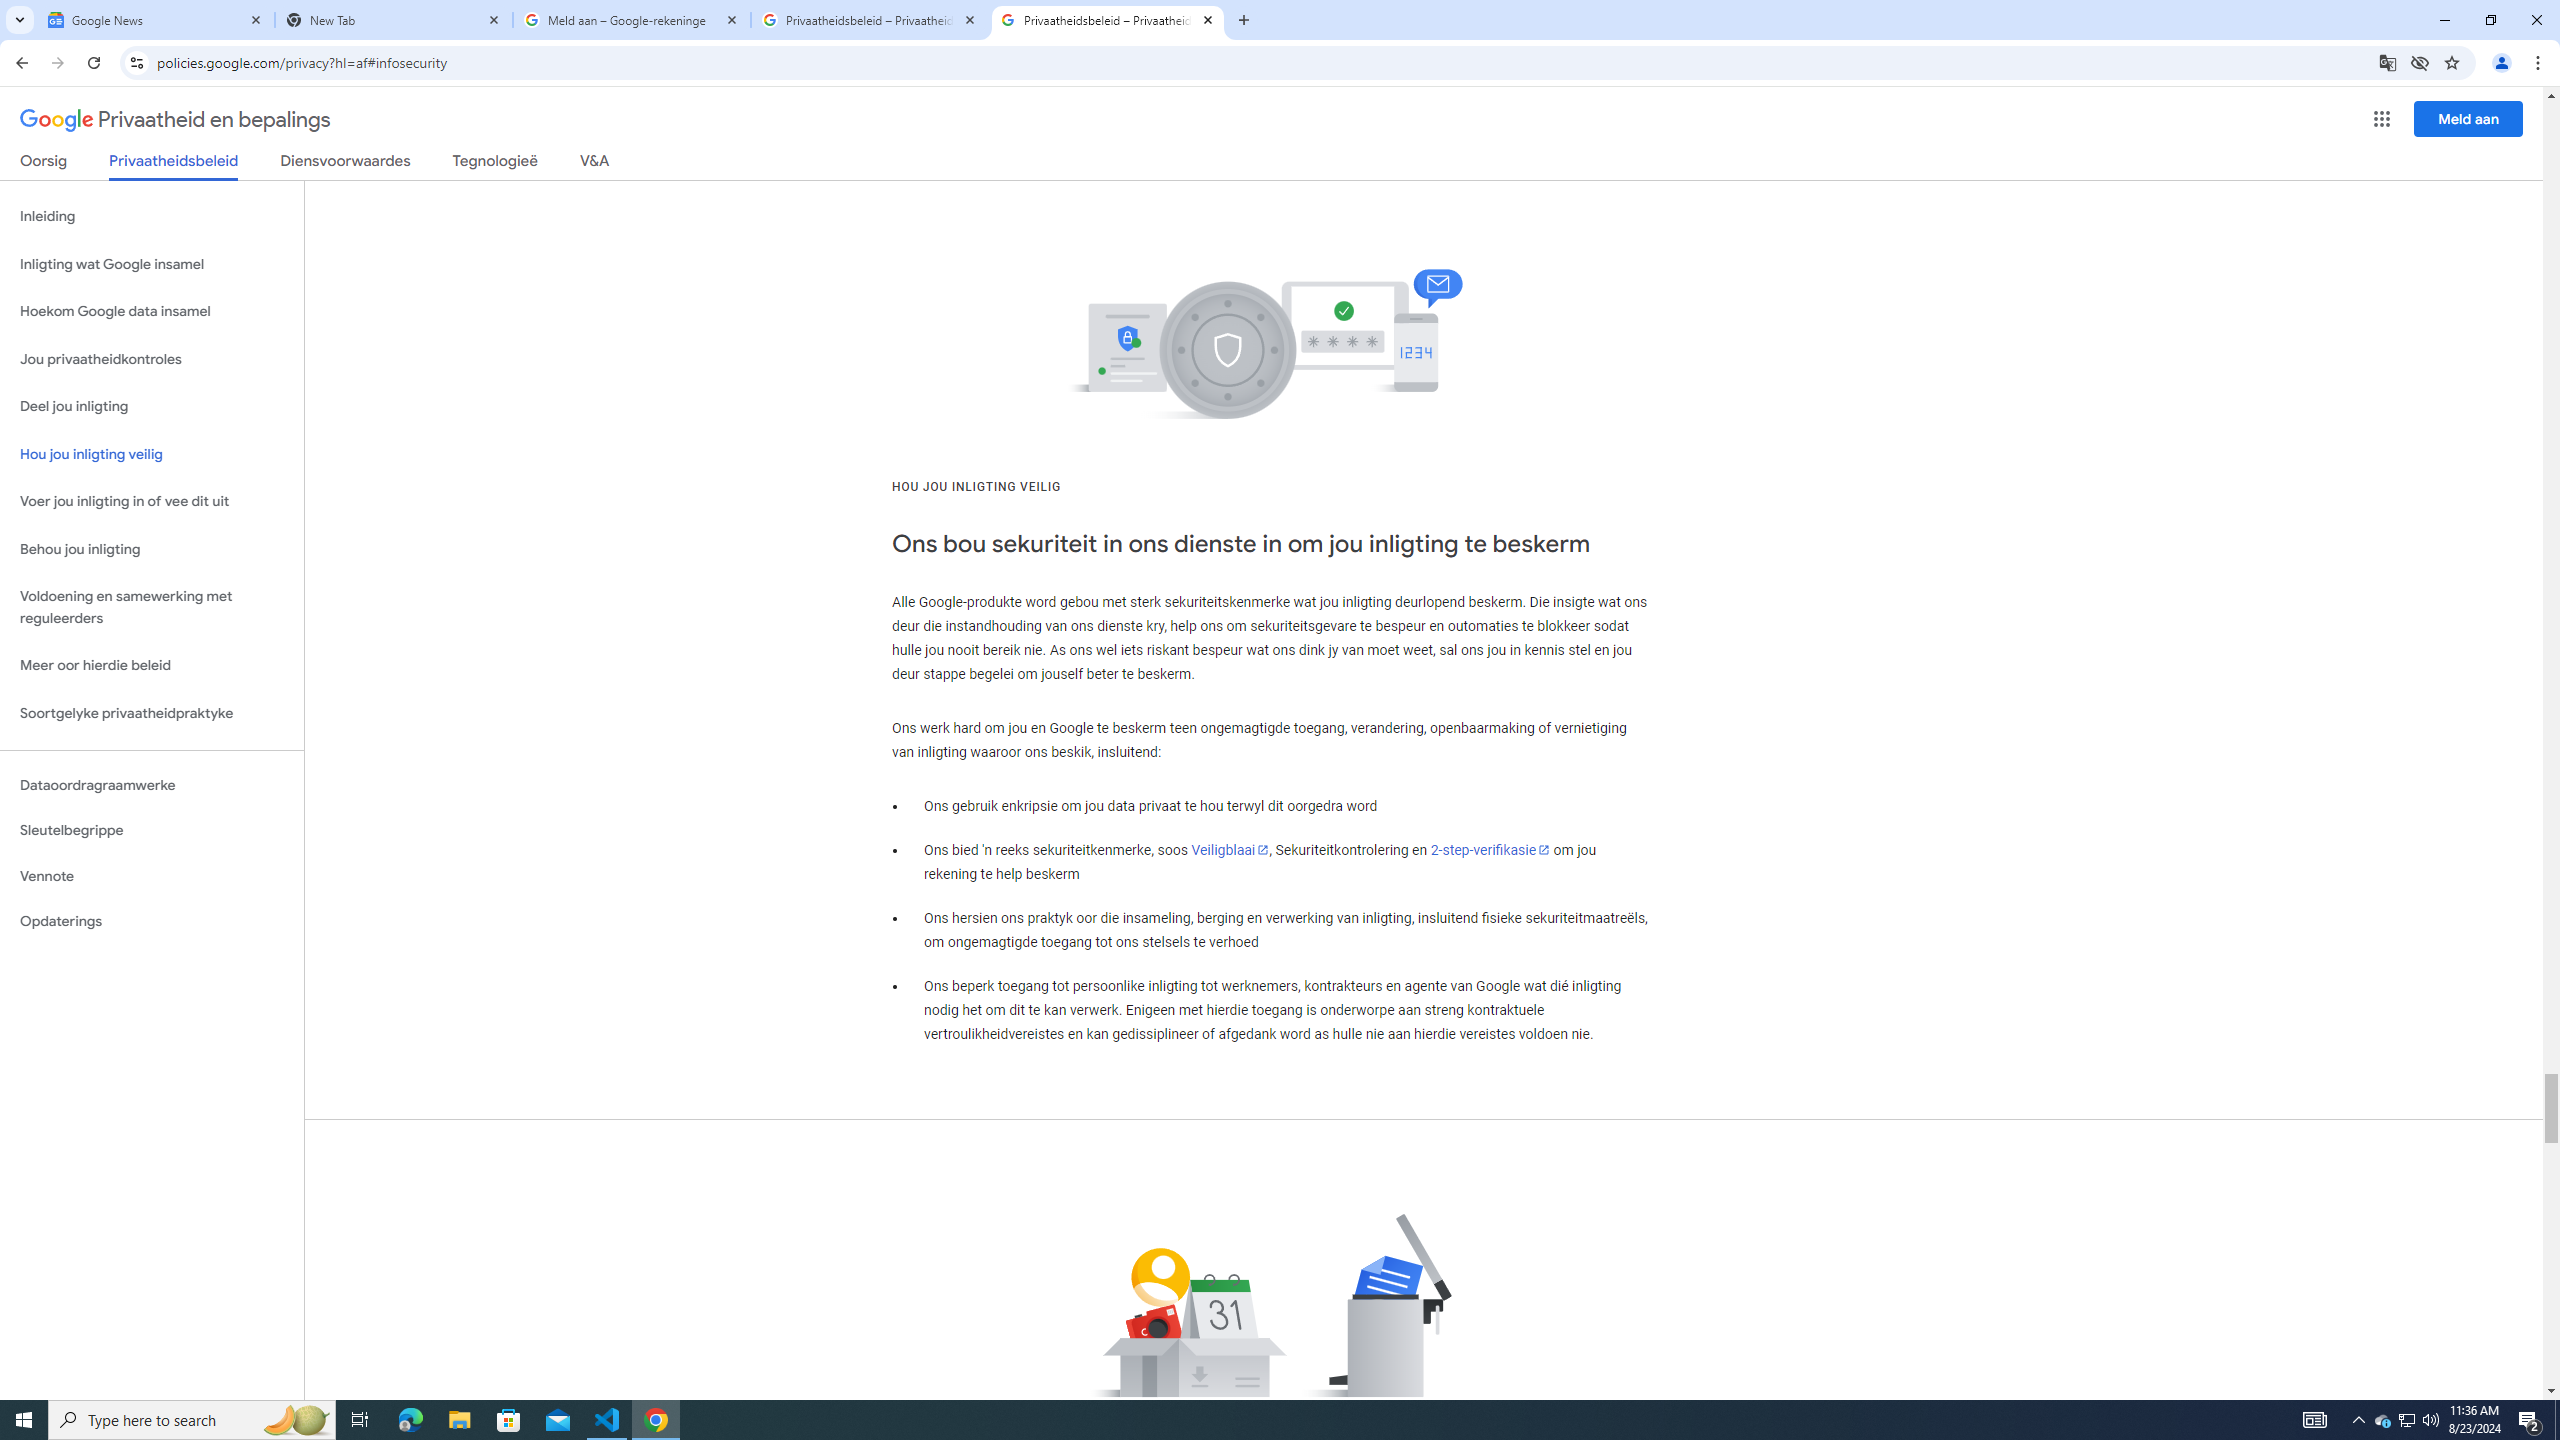 Image resolution: width=2560 pixels, height=1440 pixels. Describe the element at coordinates (174, 165) in the screenshot. I see `'Privaatheidsbeleid'` at that location.